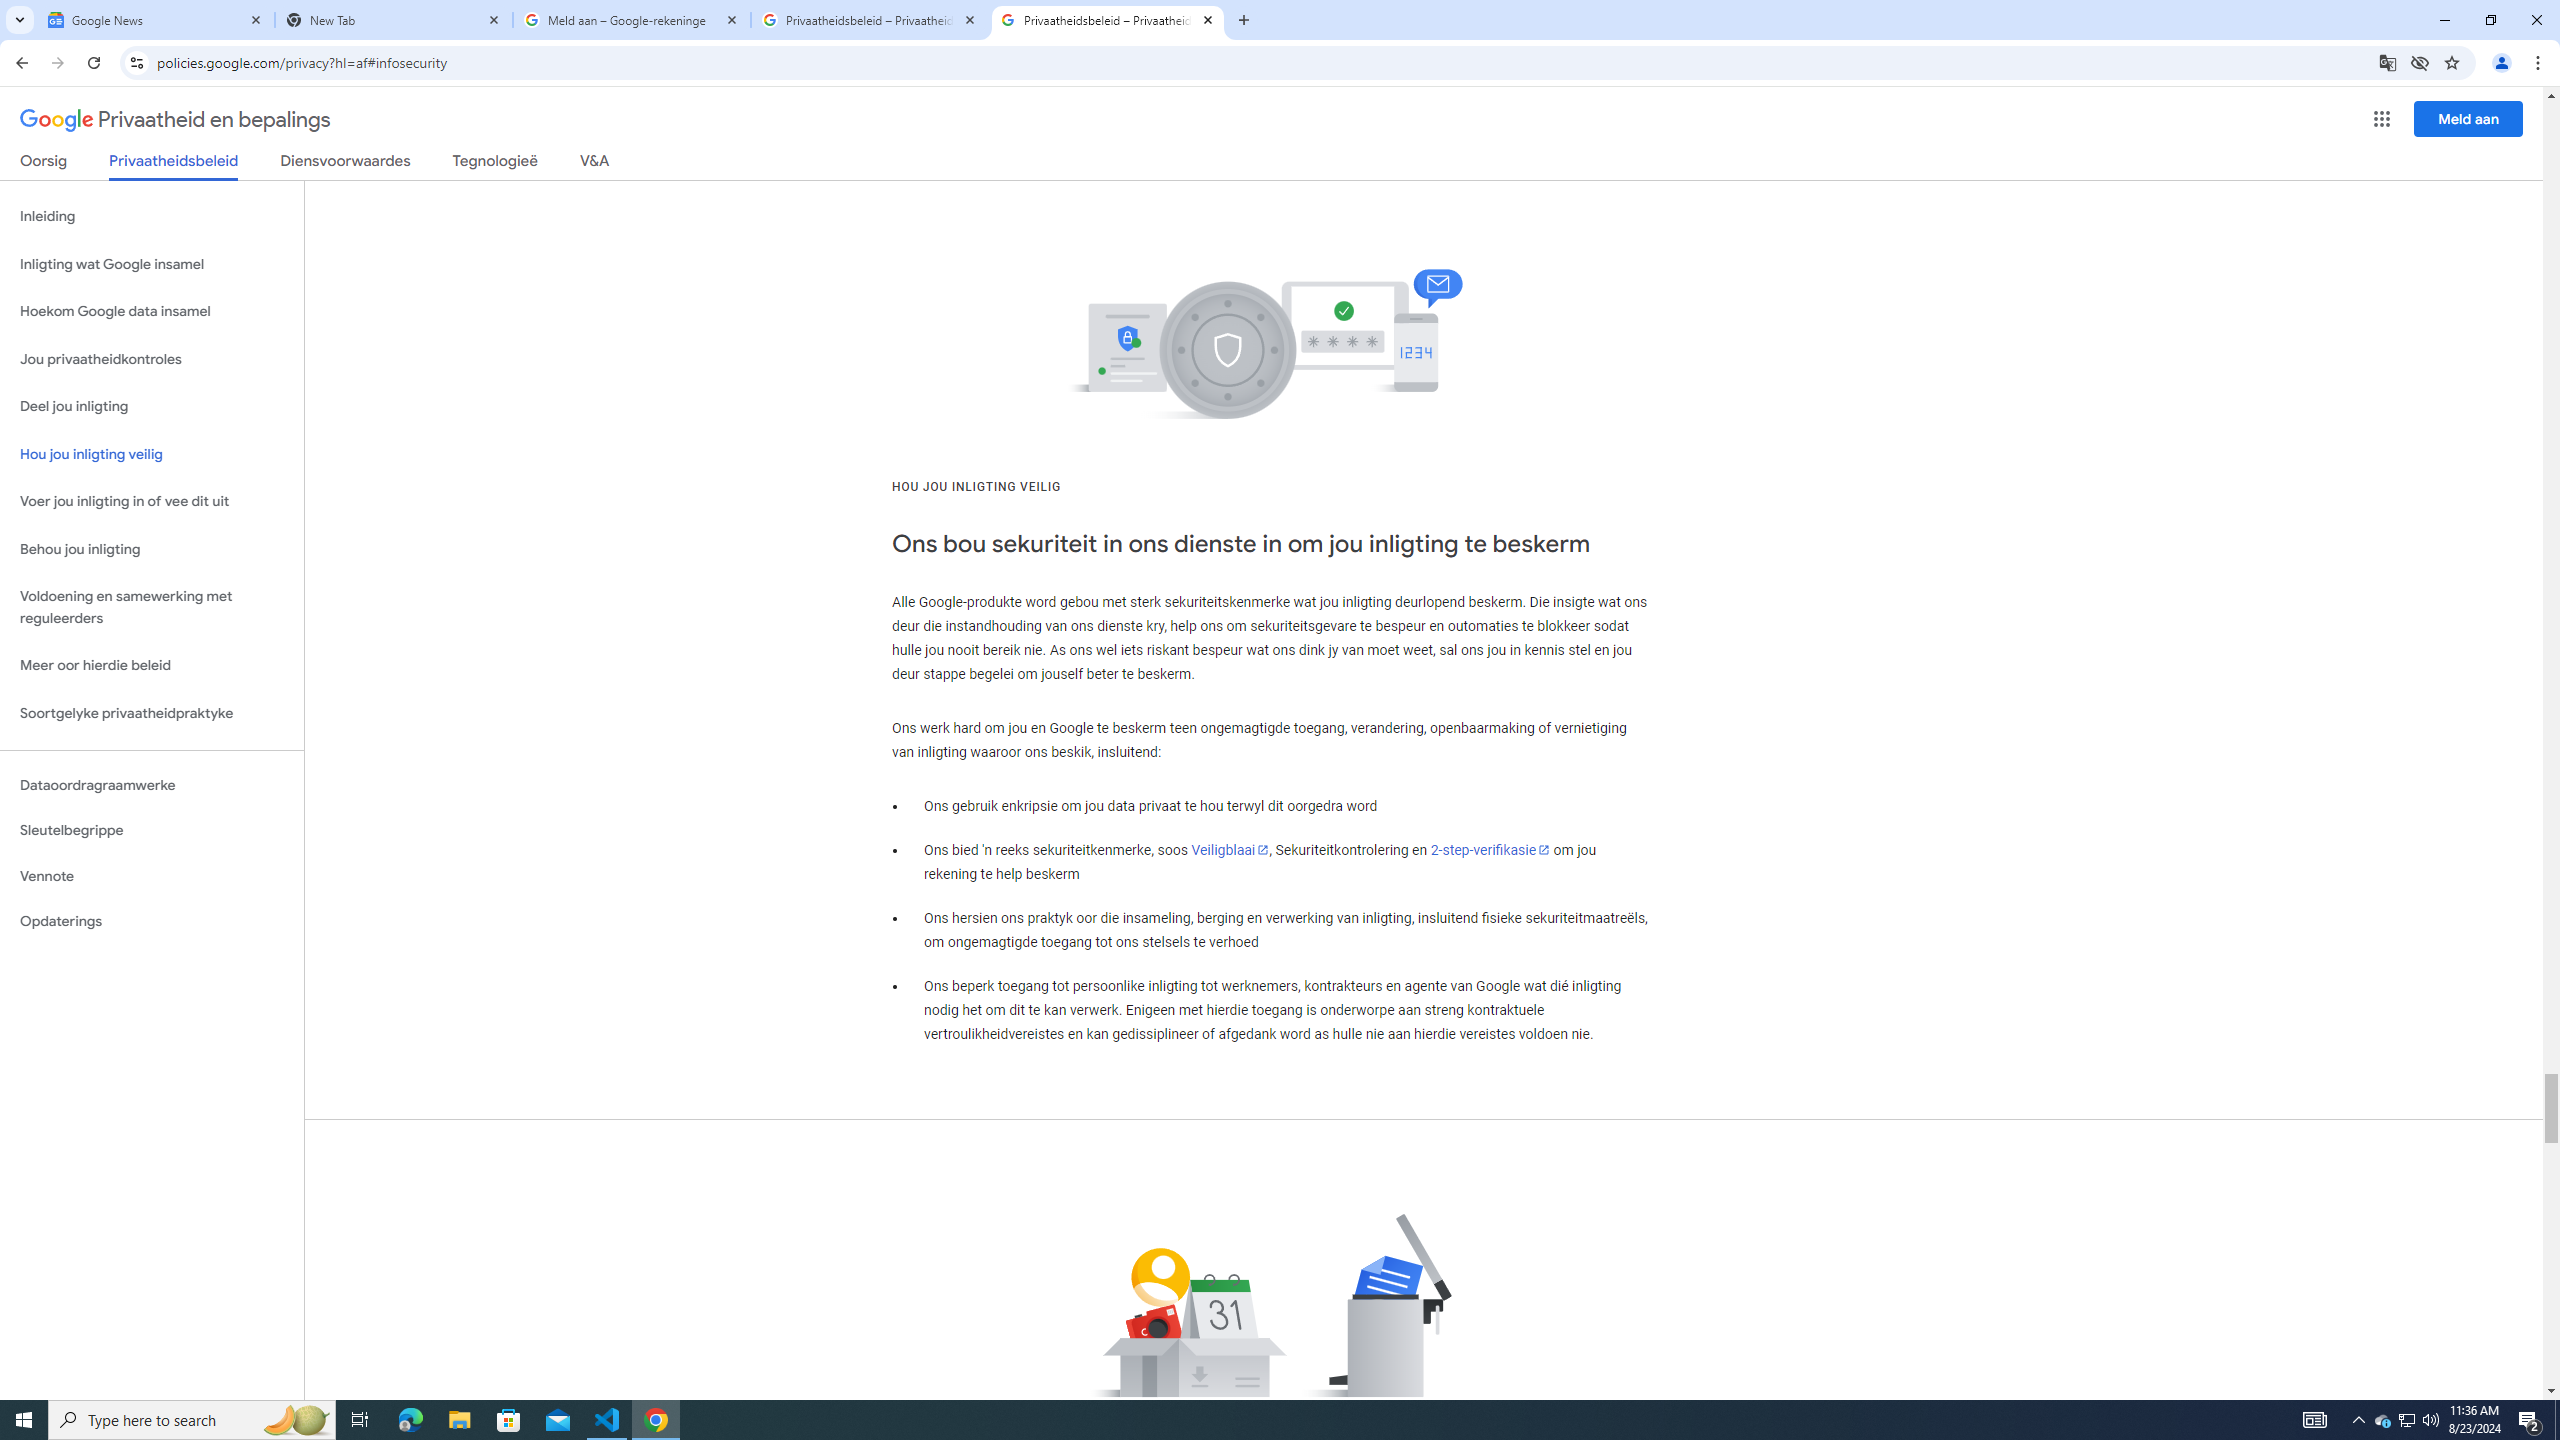 Image resolution: width=2560 pixels, height=1440 pixels. Describe the element at coordinates (174, 165) in the screenshot. I see `'Privaatheidsbeleid'` at that location.